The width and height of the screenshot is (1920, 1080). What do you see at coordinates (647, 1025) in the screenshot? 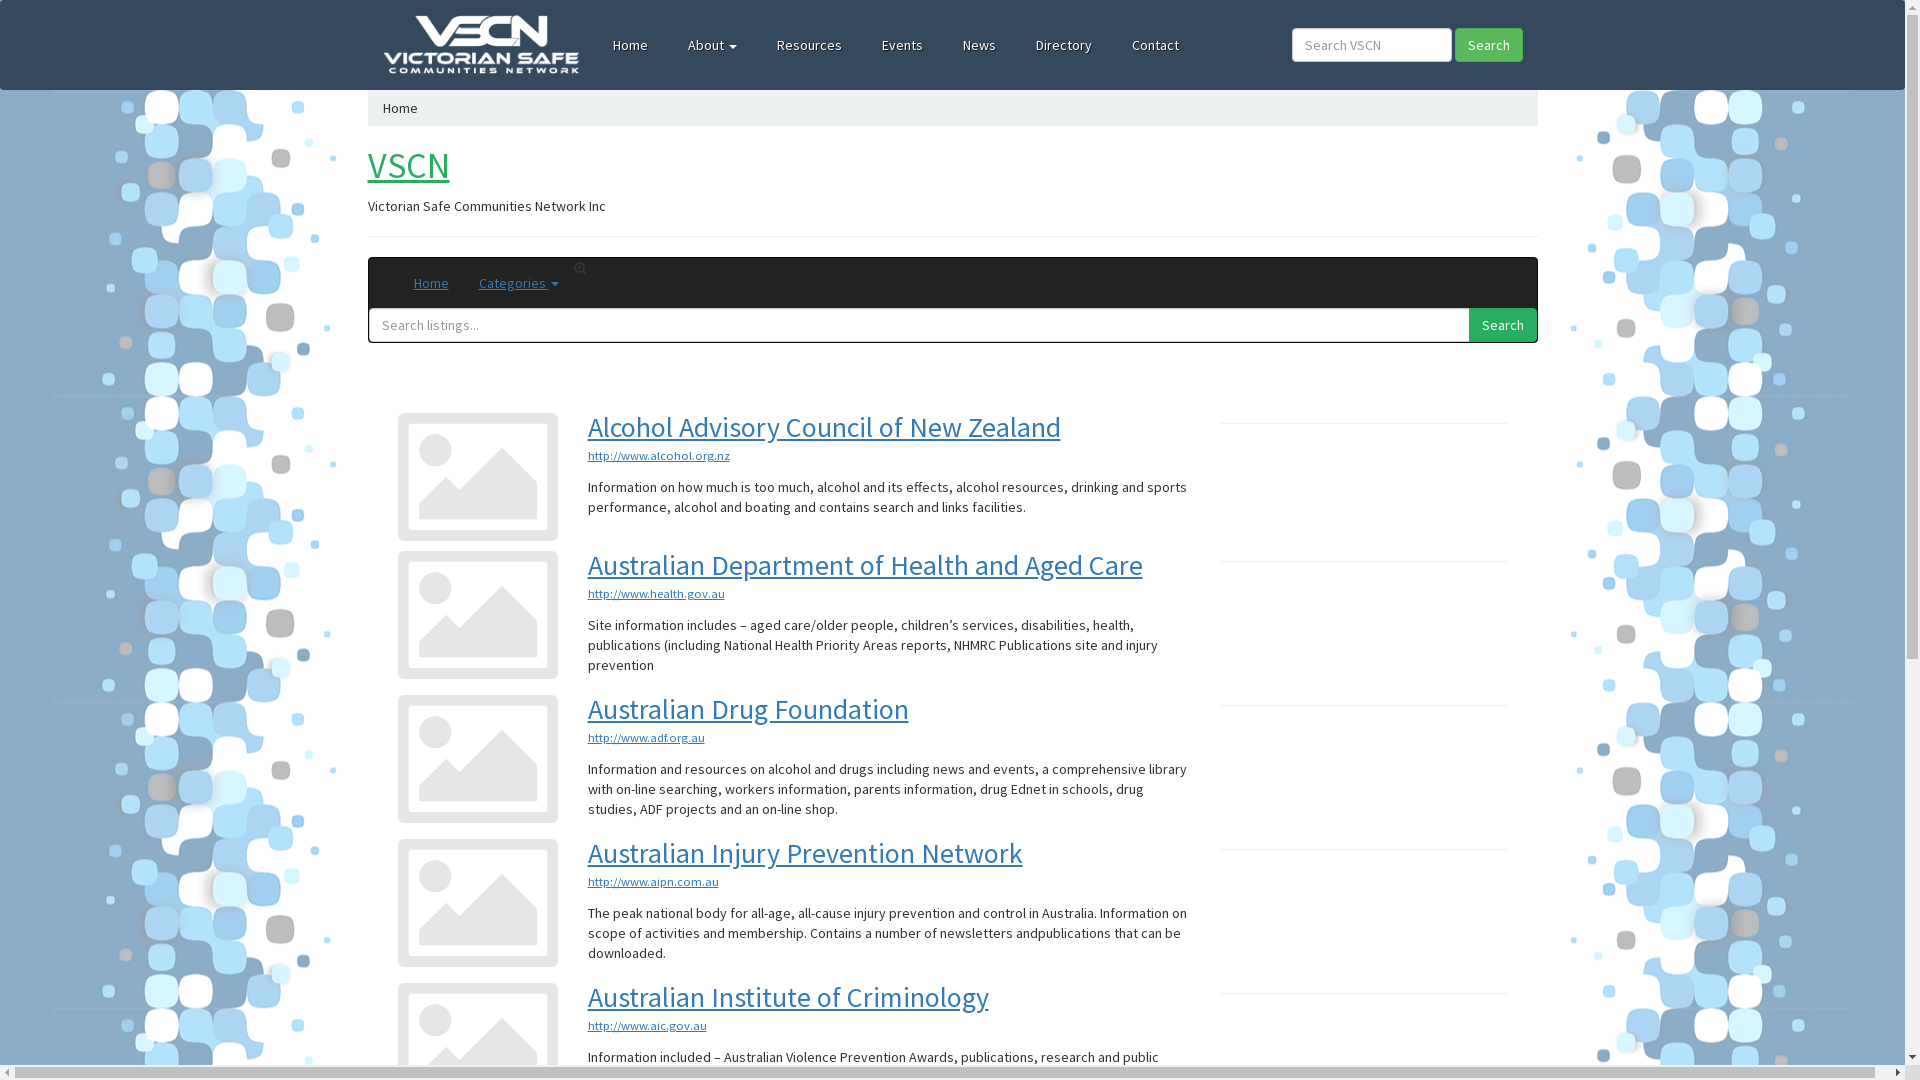
I see `'http://www.aic.gov.au'` at bounding box center [647, 1025].